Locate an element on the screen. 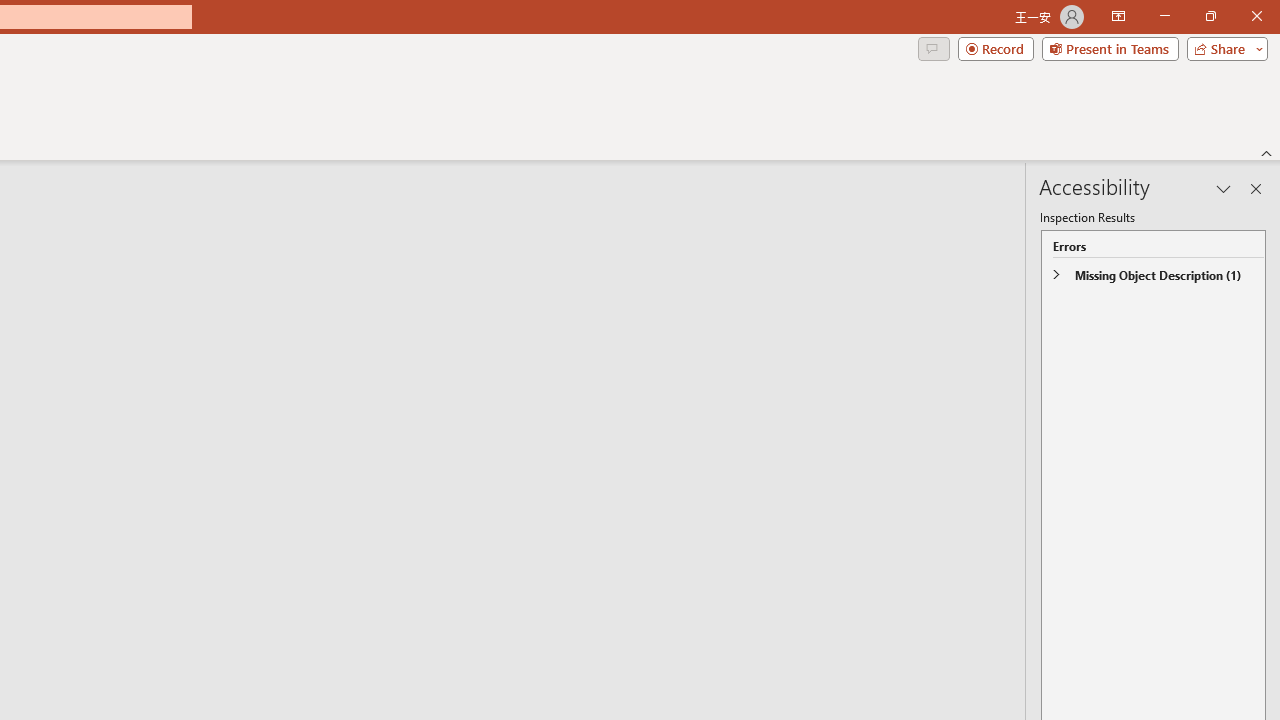 The width and height of the screenshot is (1280, 720). 'Task Pane Options' is located at coordinates (1223, 189).